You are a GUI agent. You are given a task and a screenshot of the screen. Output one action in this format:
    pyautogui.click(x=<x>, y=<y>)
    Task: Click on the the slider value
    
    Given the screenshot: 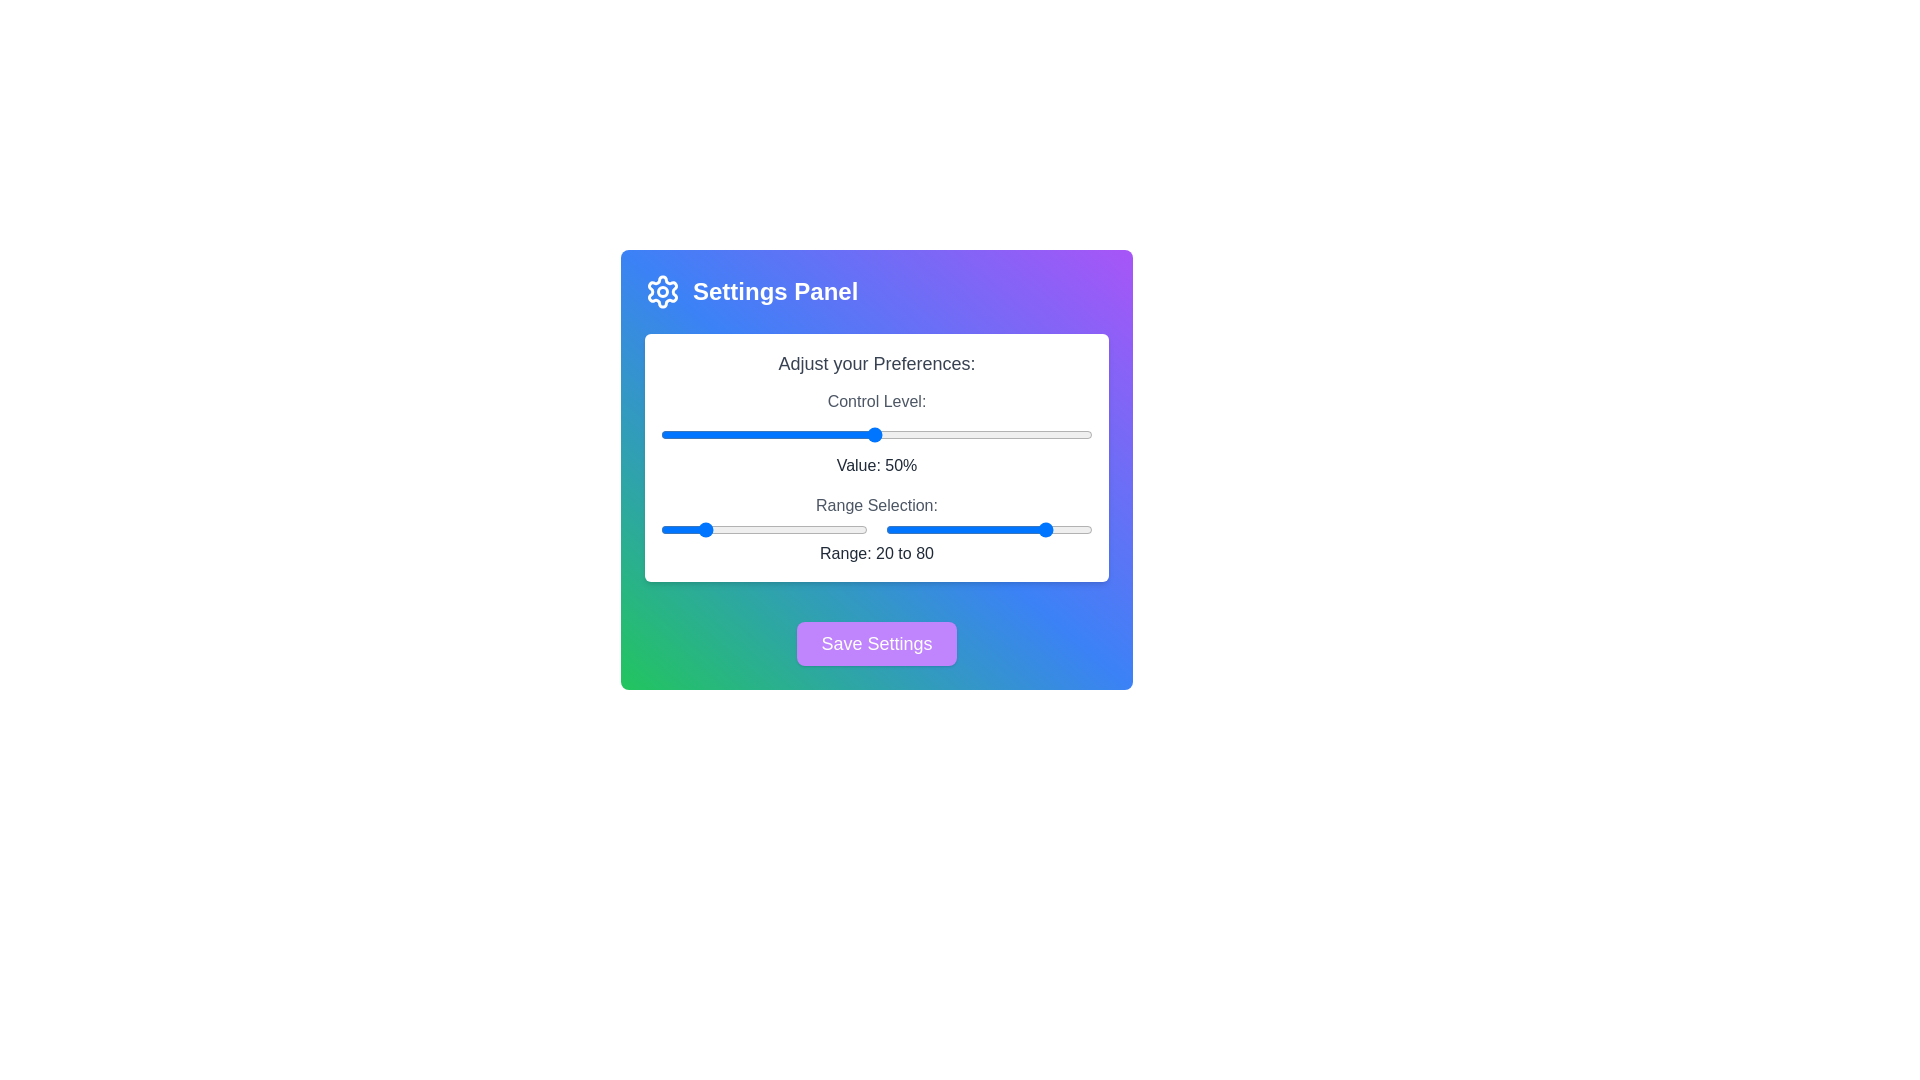 What is the action you would take?
    pyautogui.click(x=738, y=434)
    